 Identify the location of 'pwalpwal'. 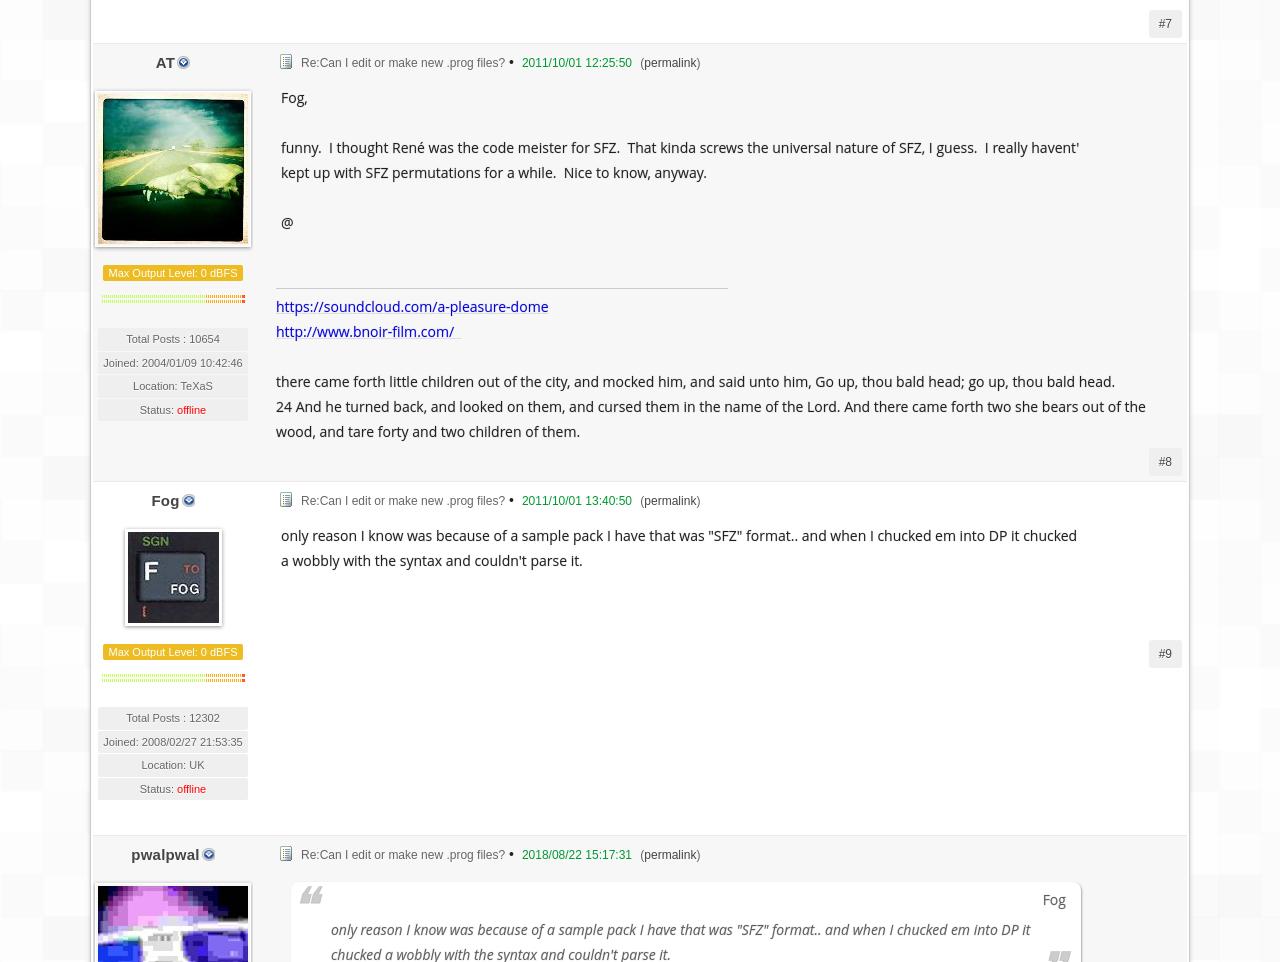
(164, 854).